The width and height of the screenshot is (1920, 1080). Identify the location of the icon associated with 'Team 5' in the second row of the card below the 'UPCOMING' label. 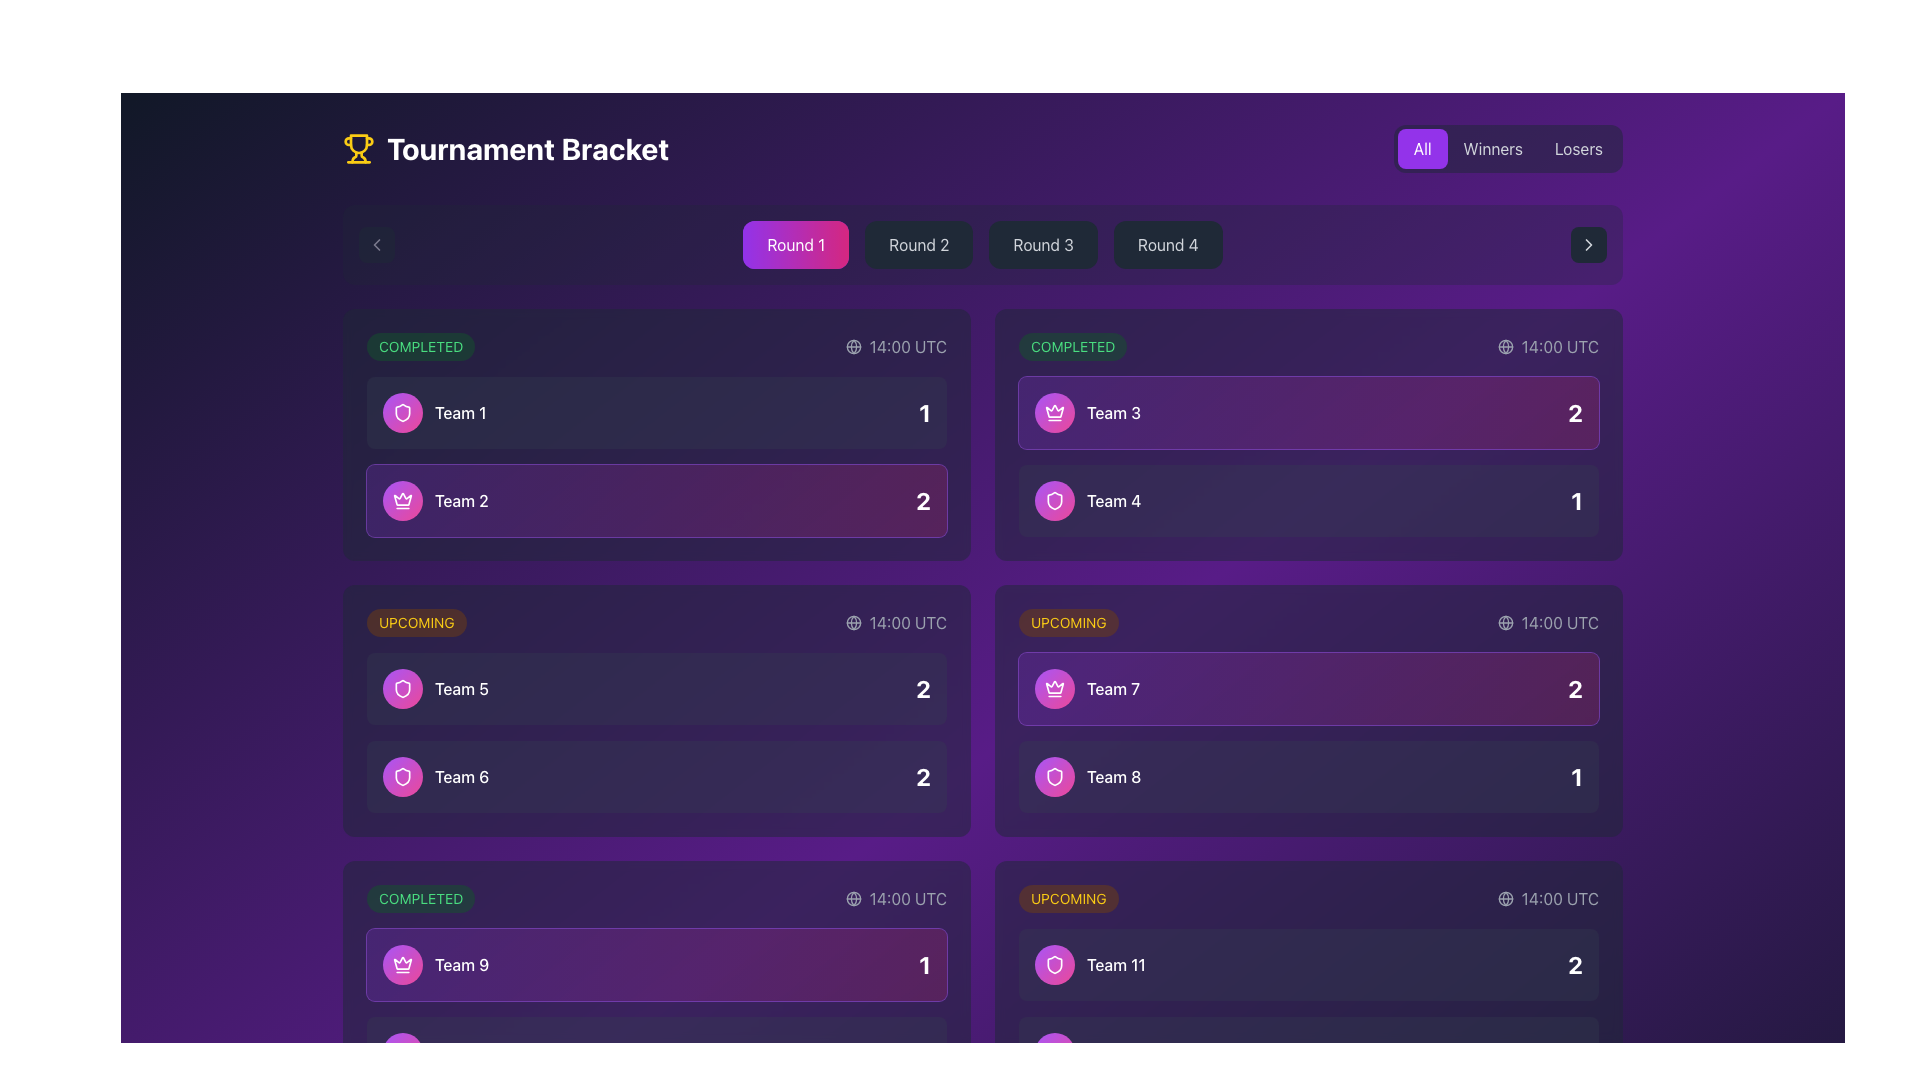
(435, 688).